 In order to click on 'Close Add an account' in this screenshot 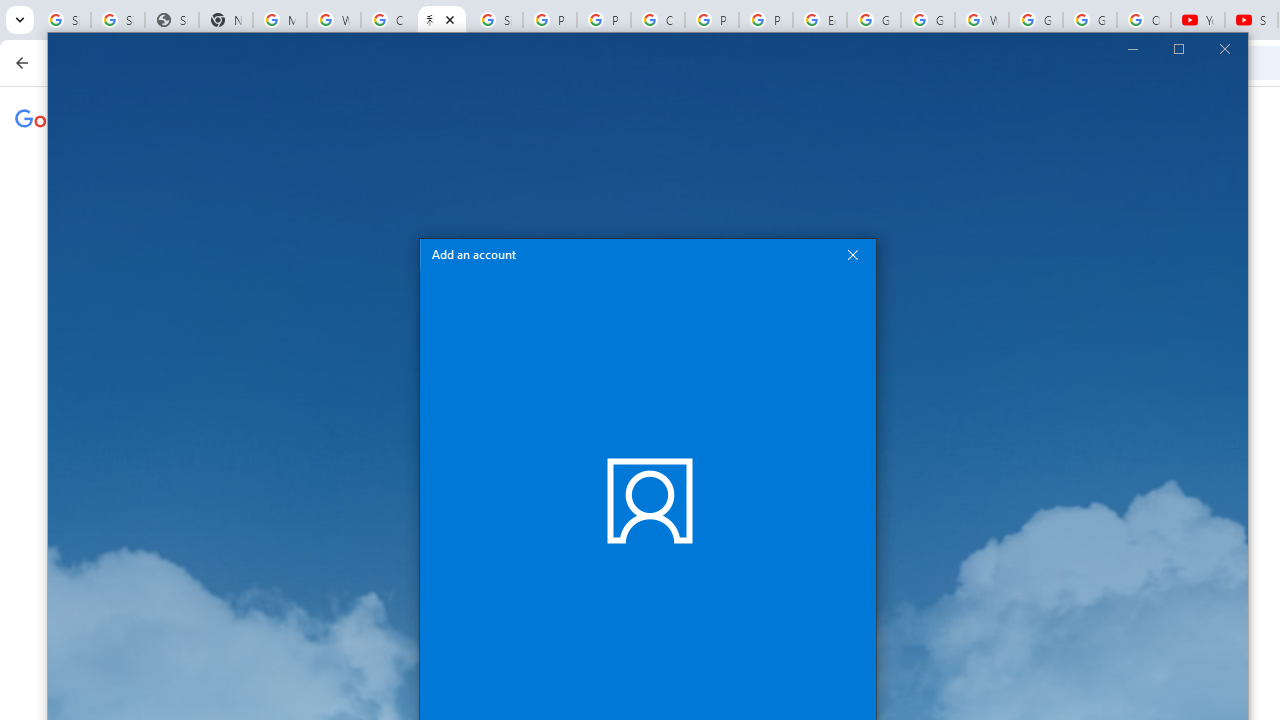, I will do `click(852, 253)`.